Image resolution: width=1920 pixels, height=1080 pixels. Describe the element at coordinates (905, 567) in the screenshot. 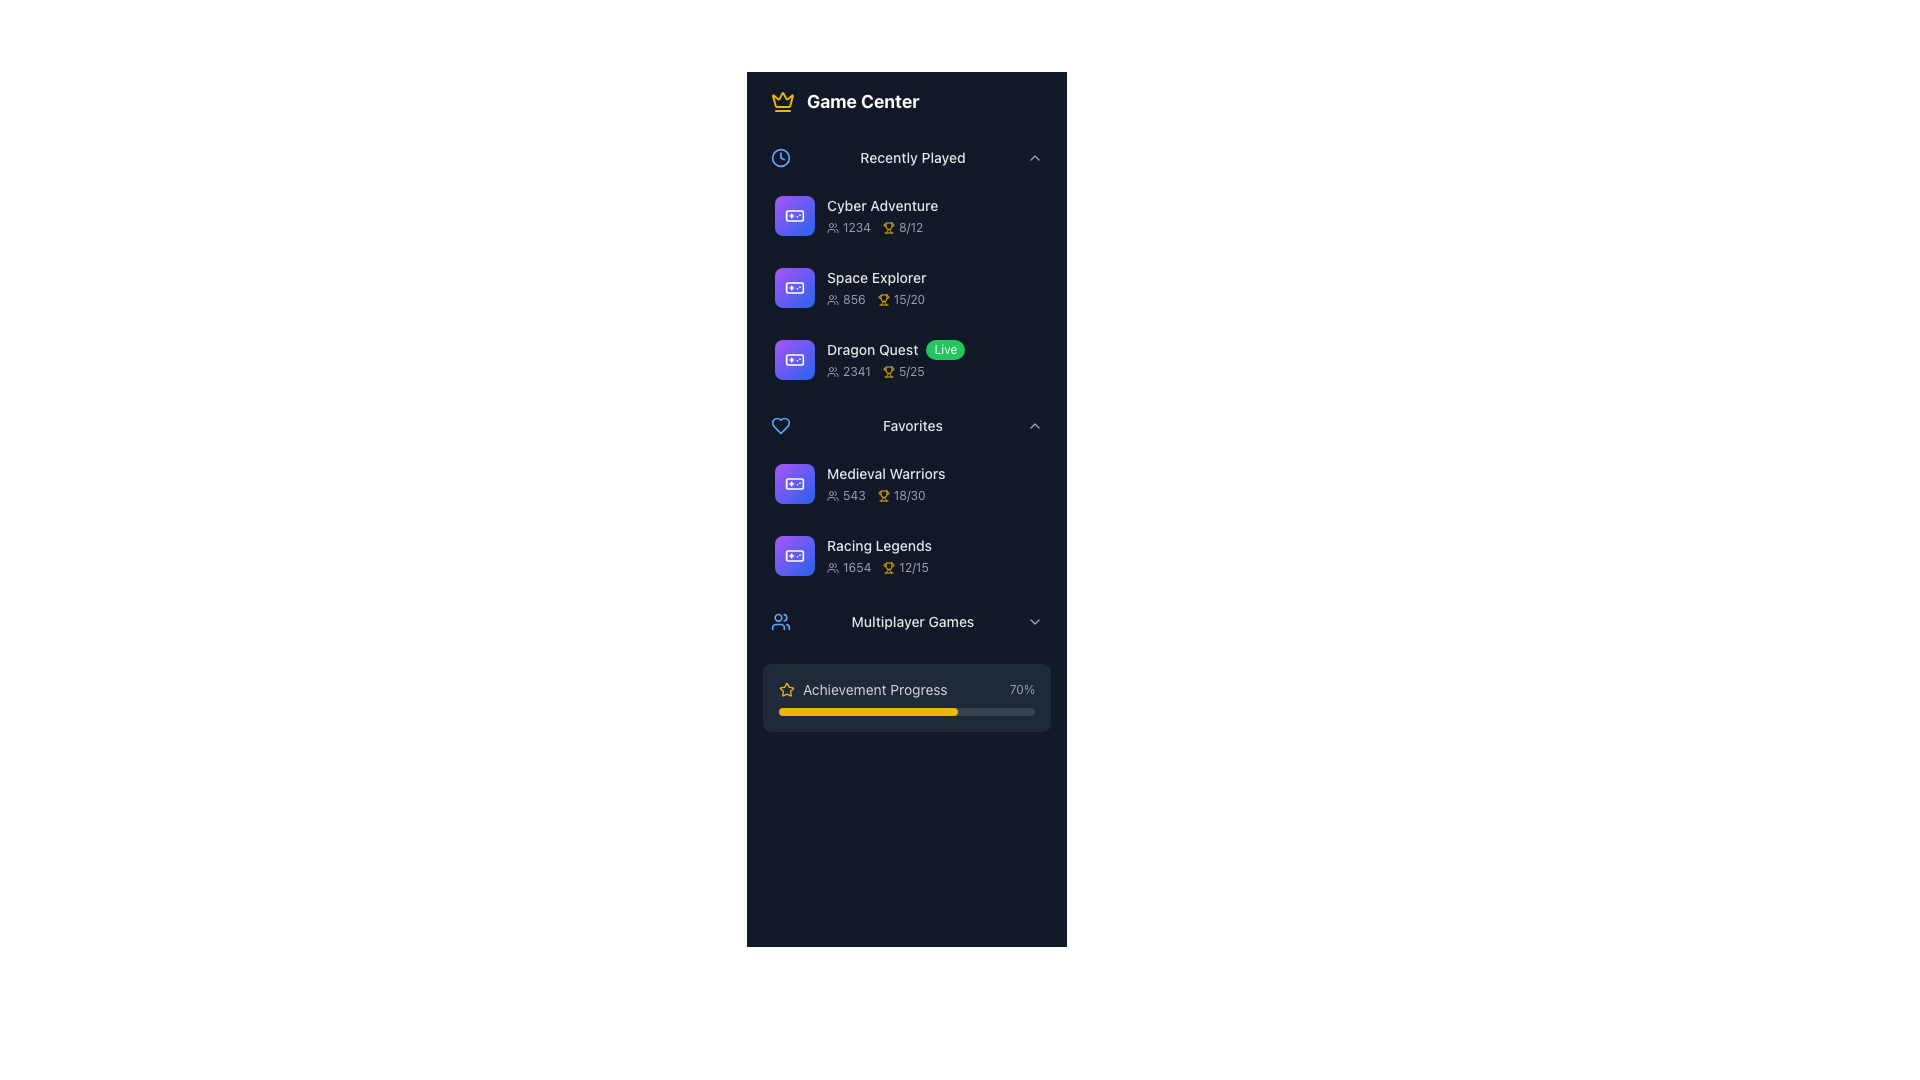

I see `the informational display showing the progress of achievements for the 'Racing Legends' game` at that location.